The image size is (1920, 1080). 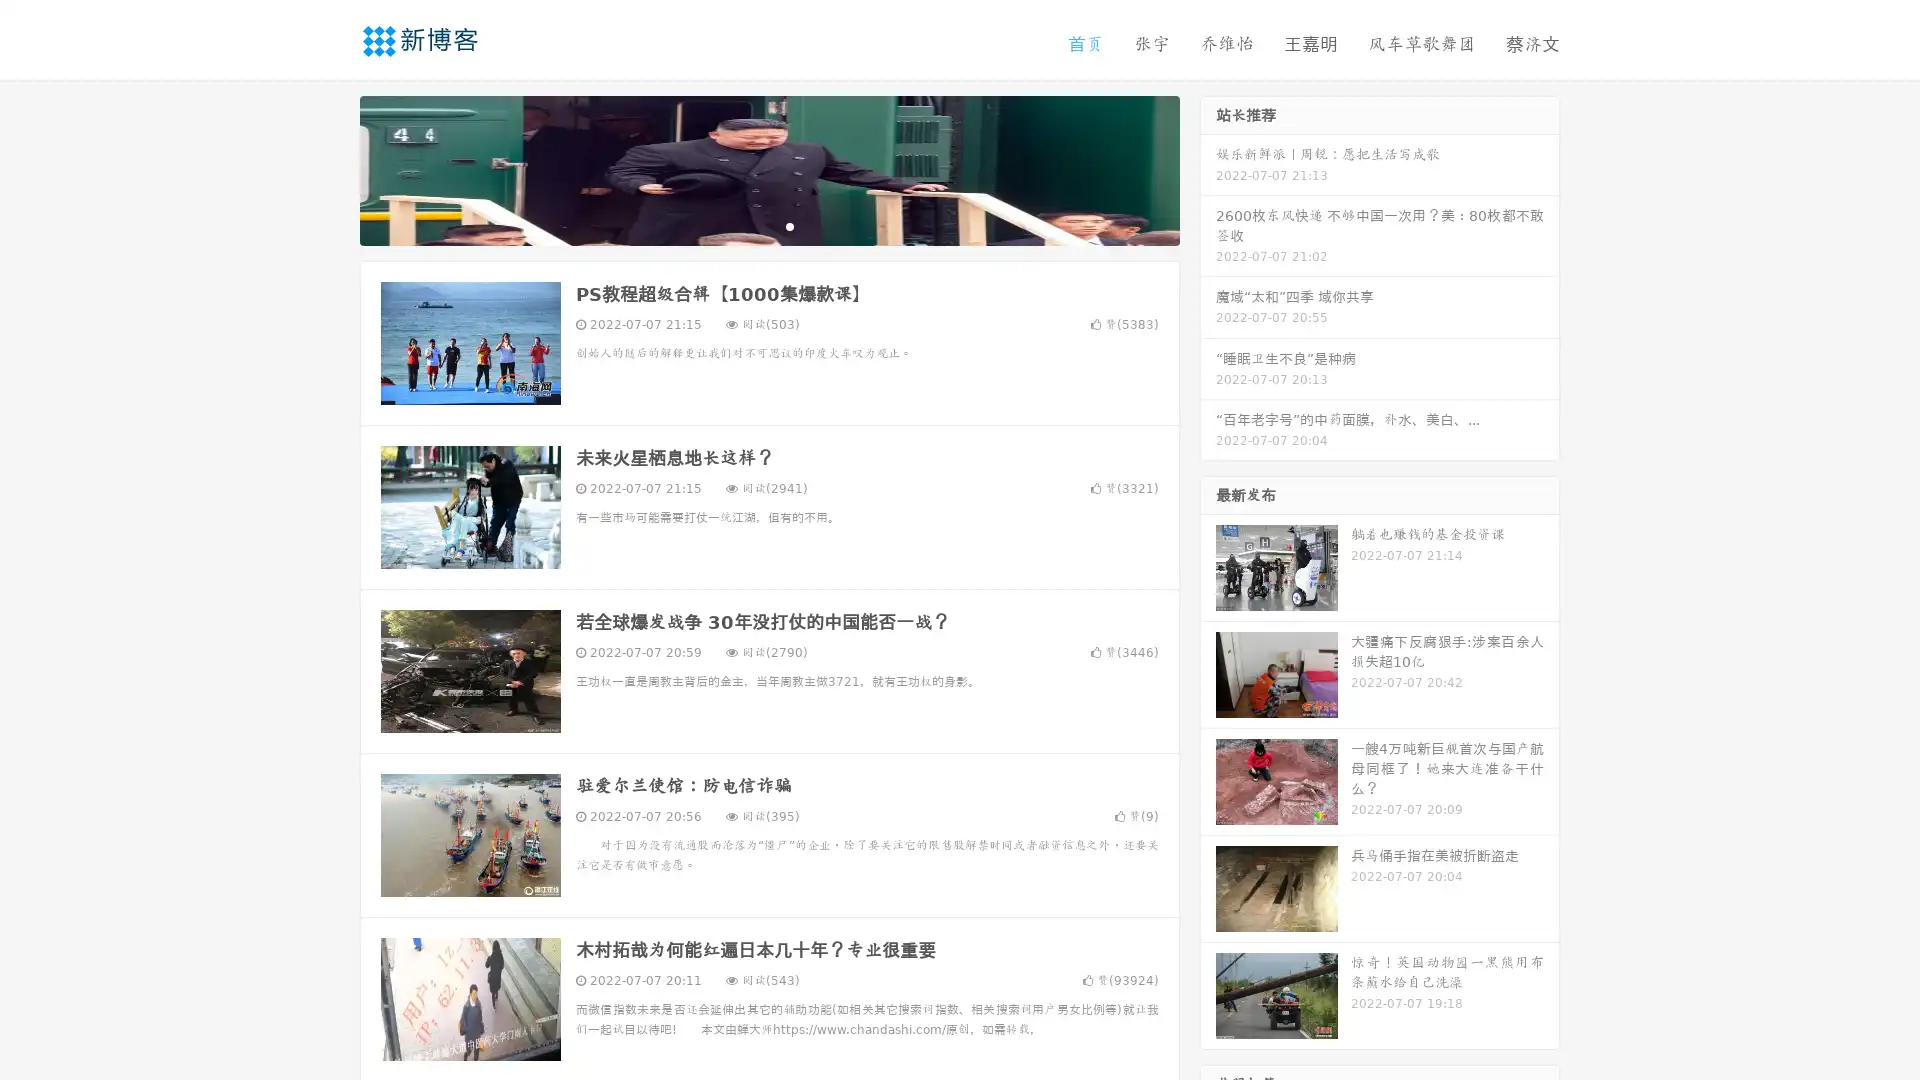 I want to click on Next slide, so click(x=1208, y=168).